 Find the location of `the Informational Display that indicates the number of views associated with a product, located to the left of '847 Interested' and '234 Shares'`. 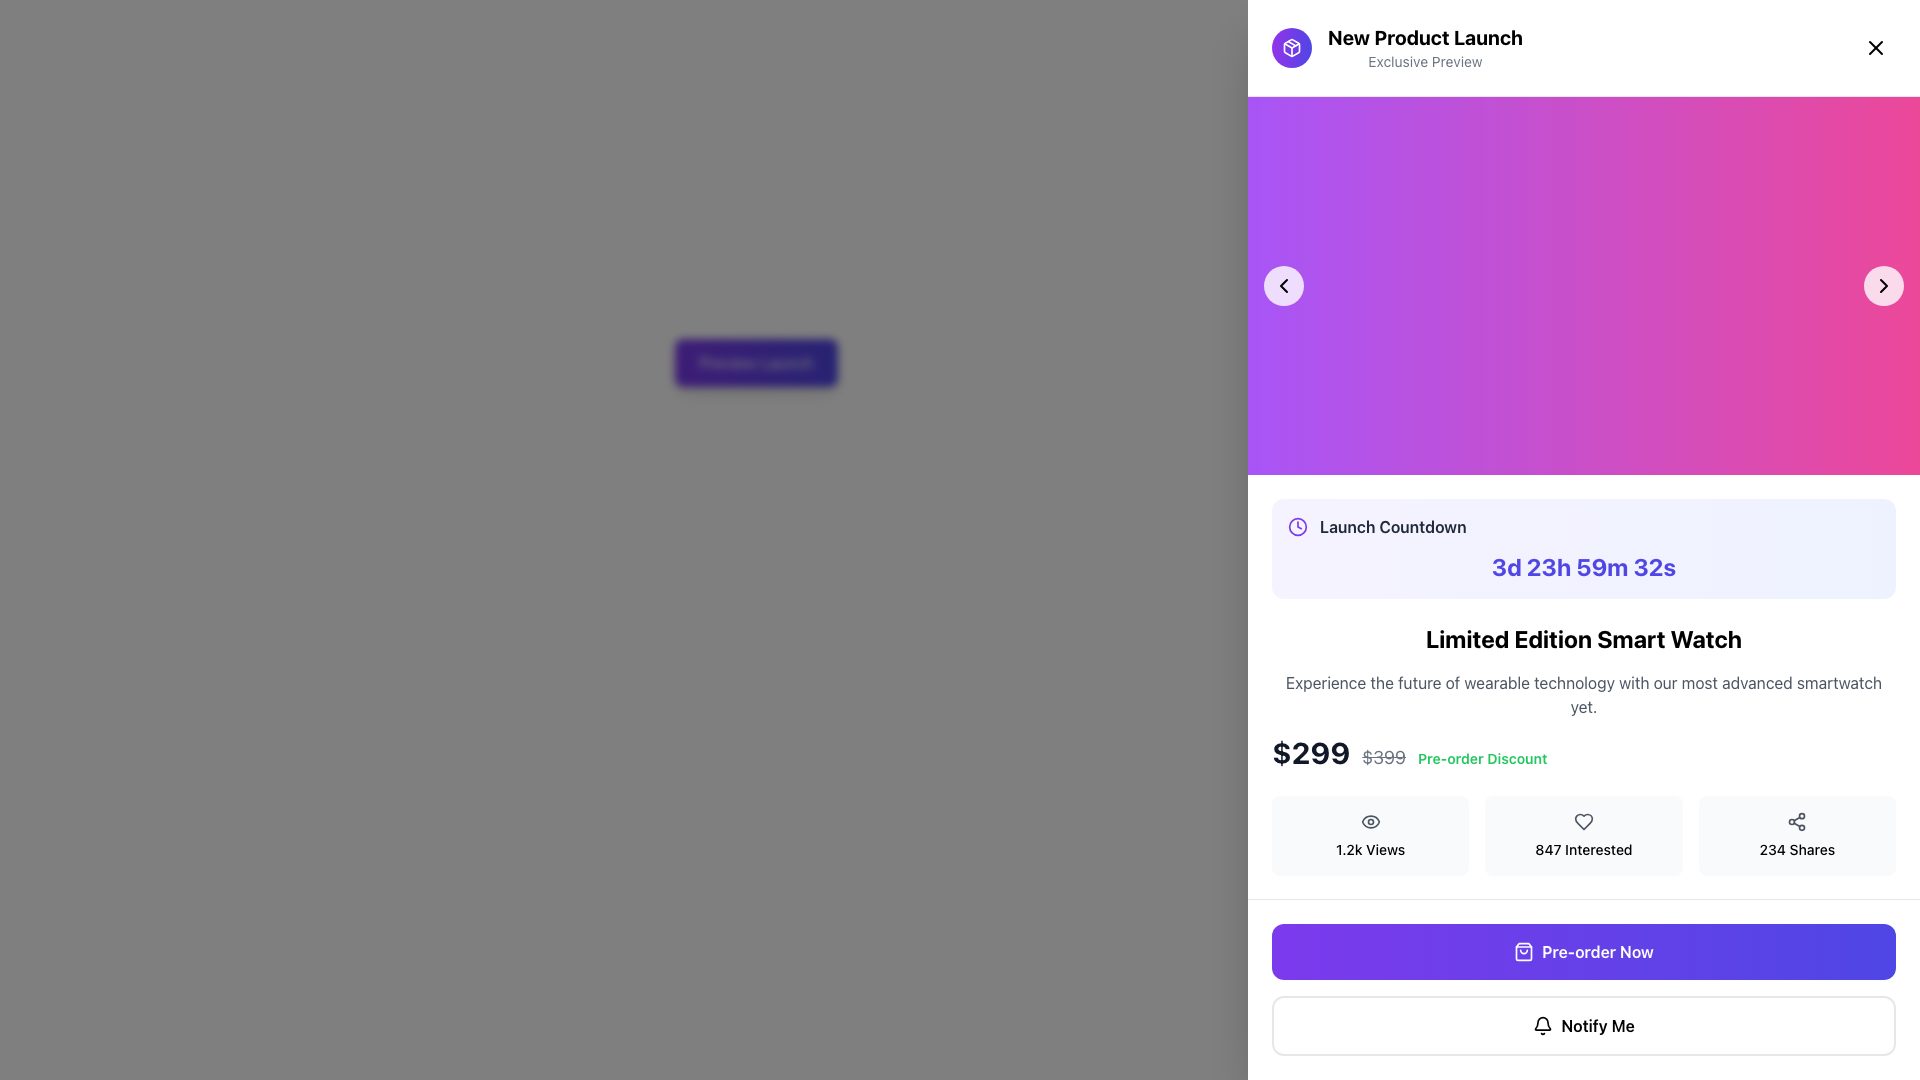

the Informational Display that indicates the number of views associated with a product, located to the left of '847 Interested' and '234 Shares' is located at coordinates (1369, 836).